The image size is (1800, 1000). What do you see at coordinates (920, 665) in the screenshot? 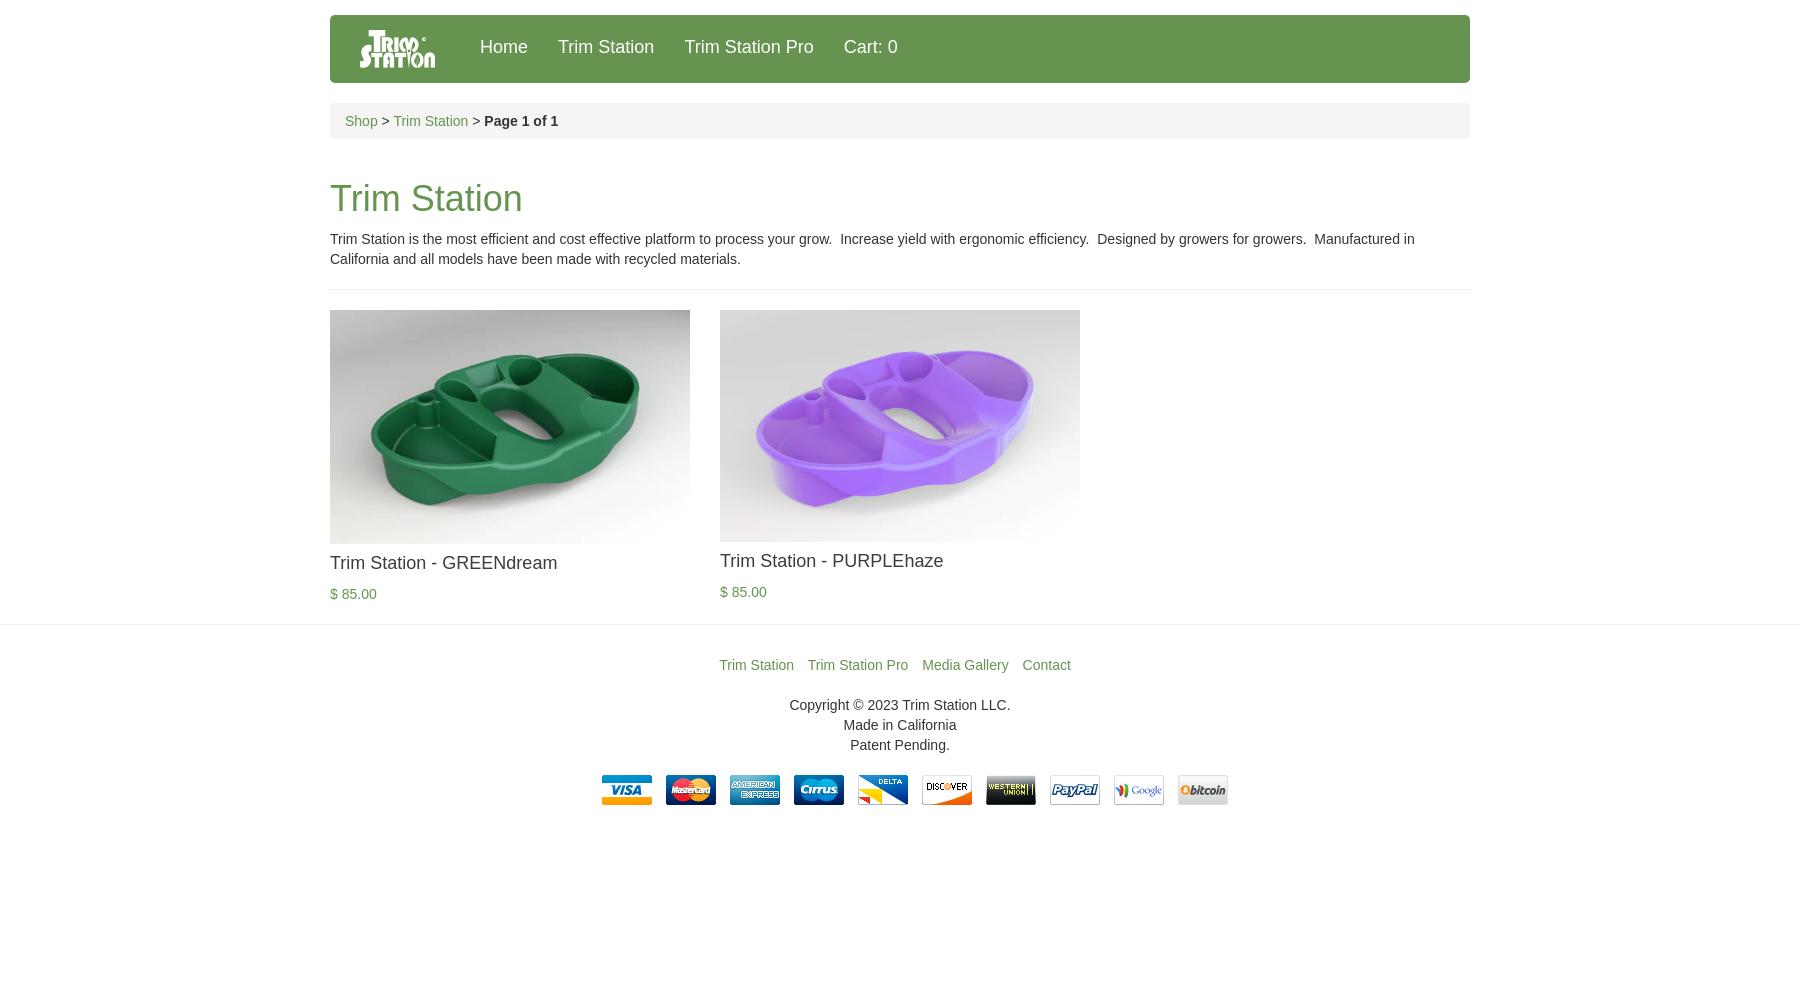
I see `'Media Gallery'` at bounding box center [920, 665].